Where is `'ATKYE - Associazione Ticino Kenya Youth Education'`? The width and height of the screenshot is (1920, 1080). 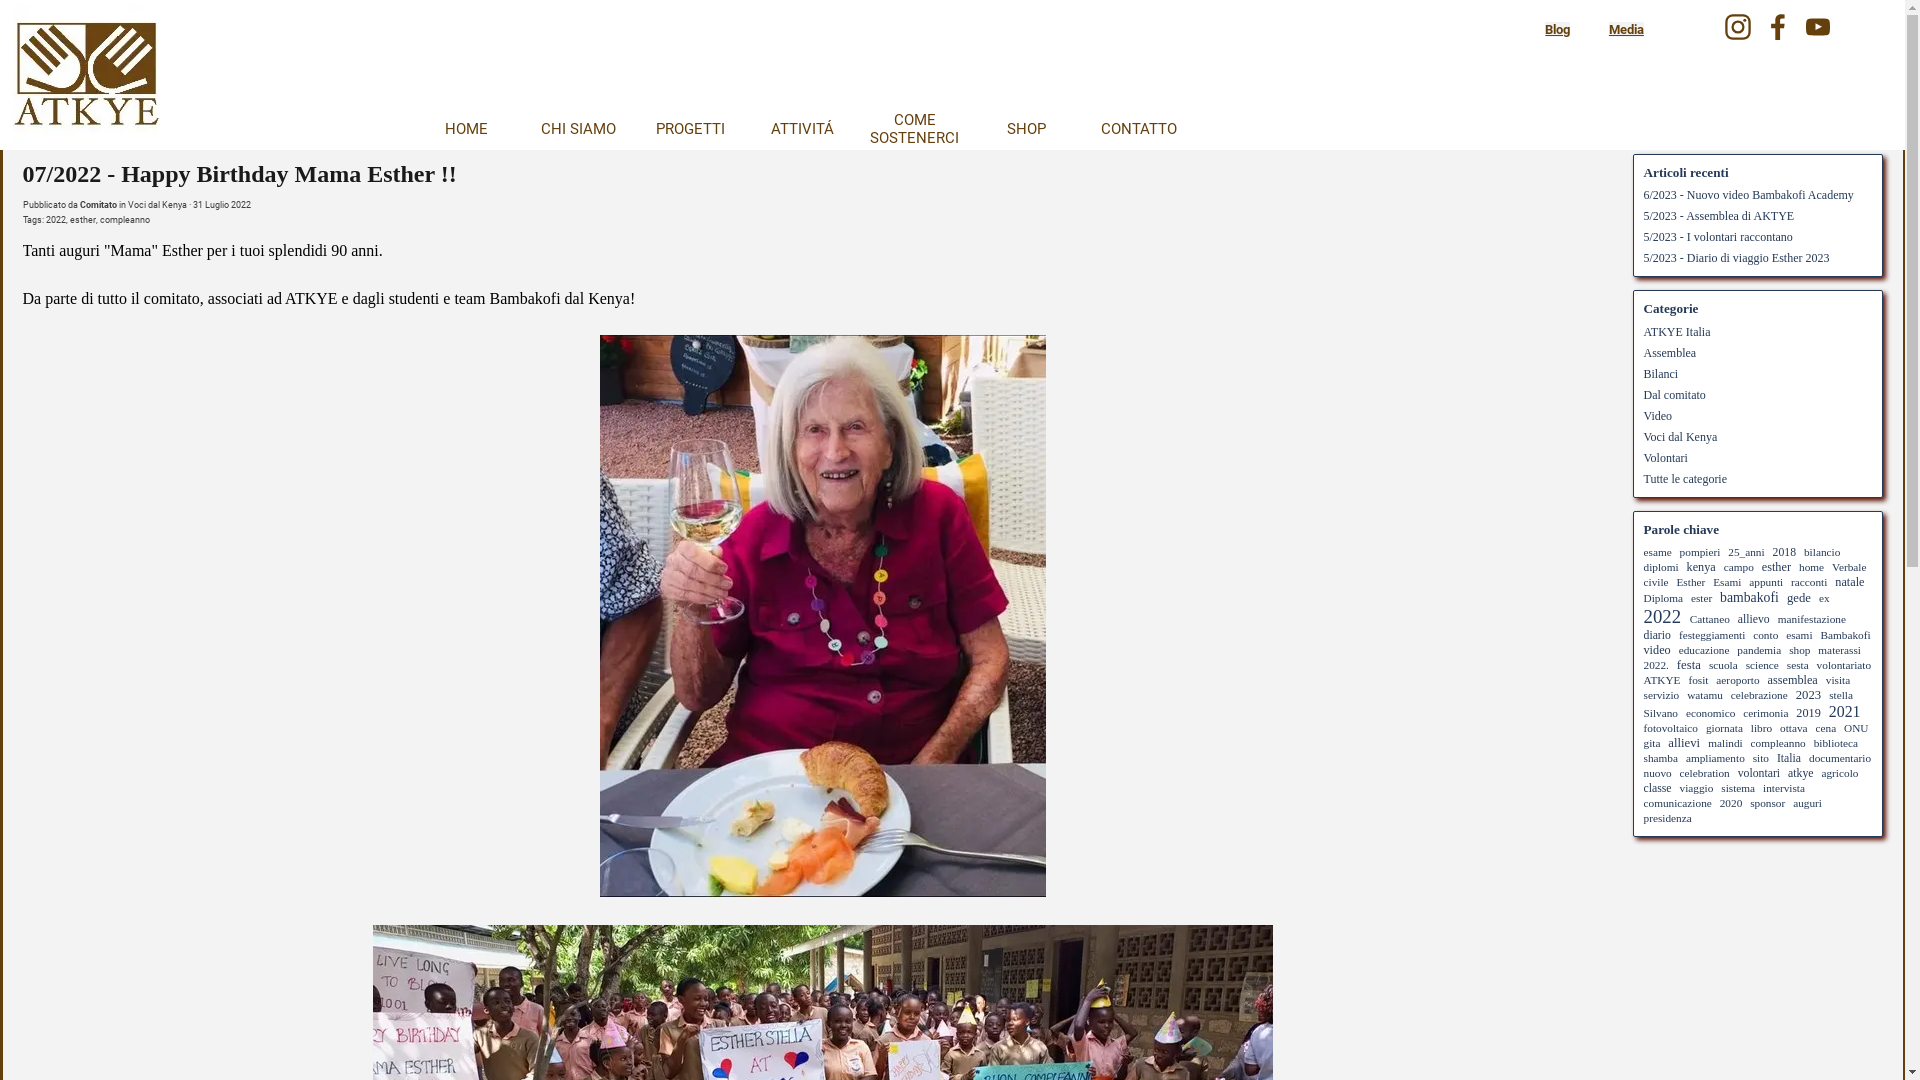 'ATKYE - Associazione Ticino Kenya Youth Education' is located at coordinates (84, 76).